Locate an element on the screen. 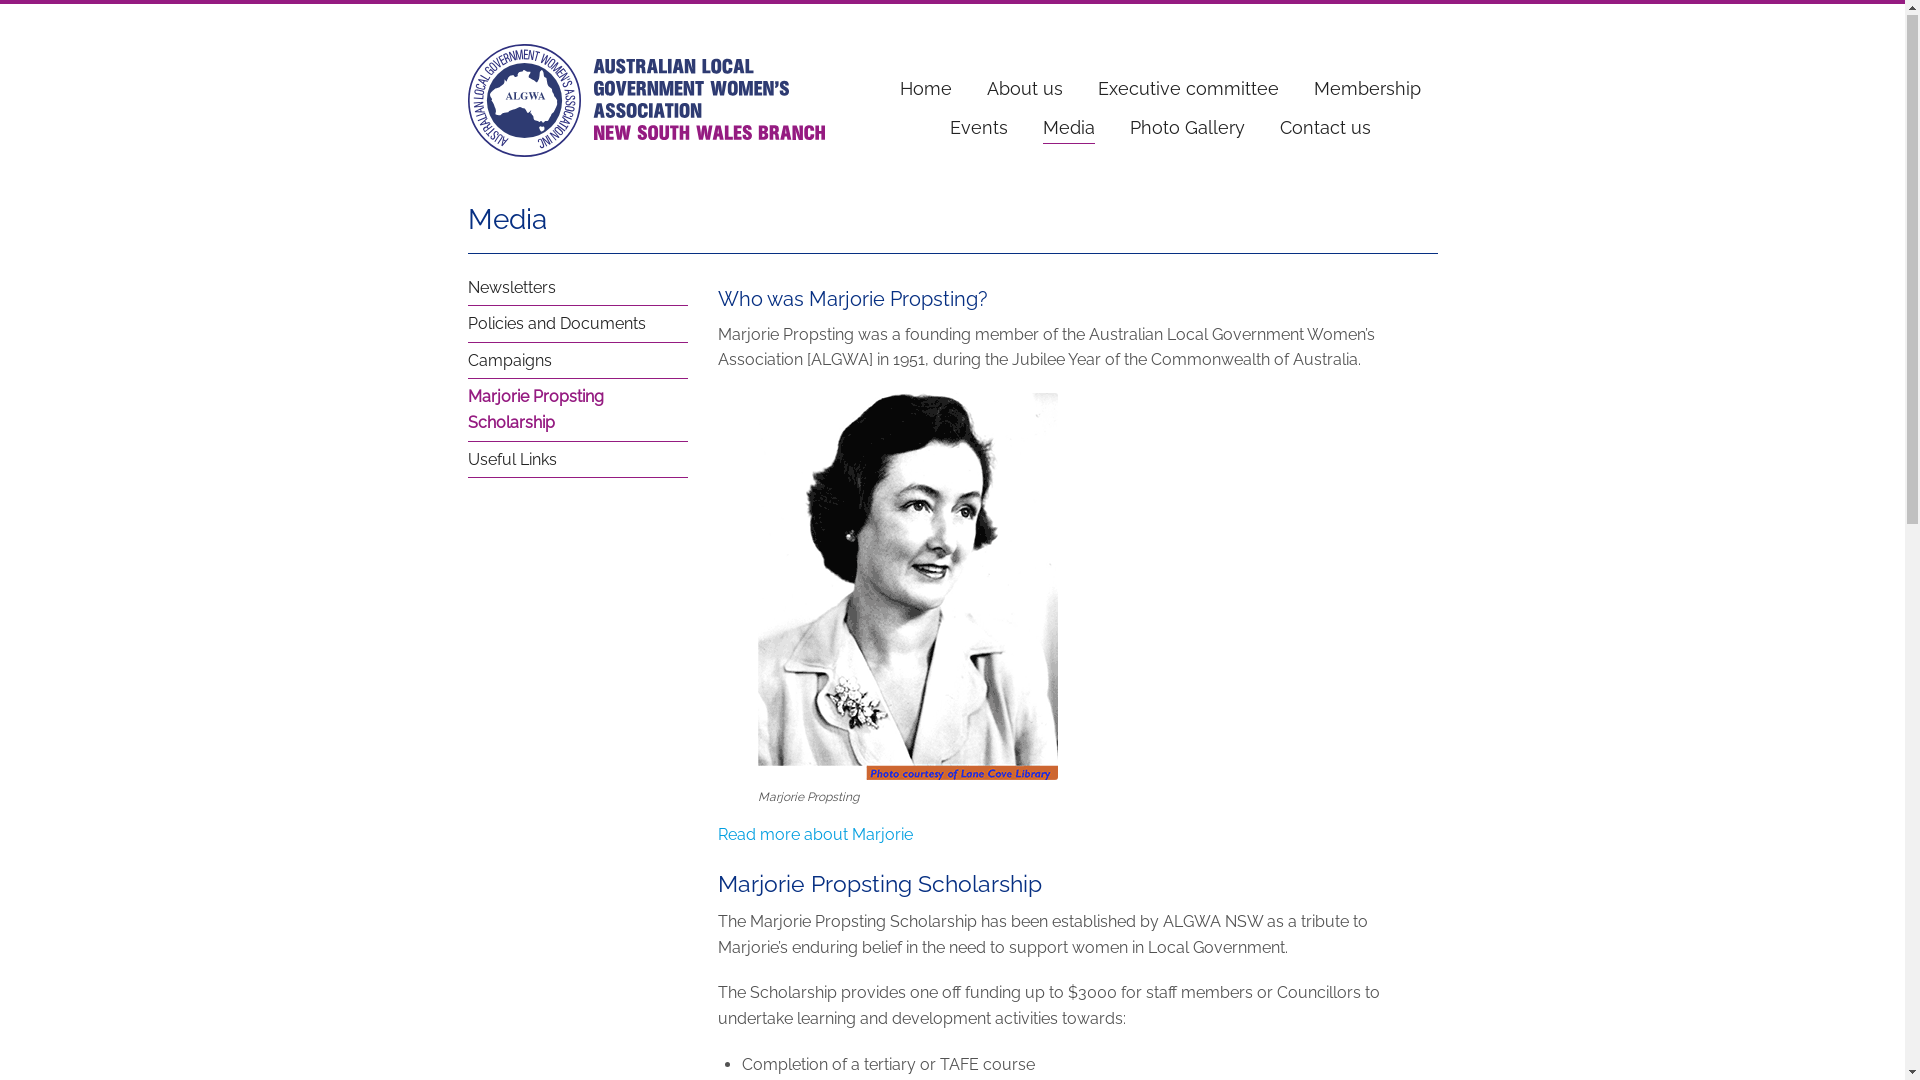 Image resolution: width=1920 pixels, height=1080 pixels. 'Events' is located at coordinates (979, 128).